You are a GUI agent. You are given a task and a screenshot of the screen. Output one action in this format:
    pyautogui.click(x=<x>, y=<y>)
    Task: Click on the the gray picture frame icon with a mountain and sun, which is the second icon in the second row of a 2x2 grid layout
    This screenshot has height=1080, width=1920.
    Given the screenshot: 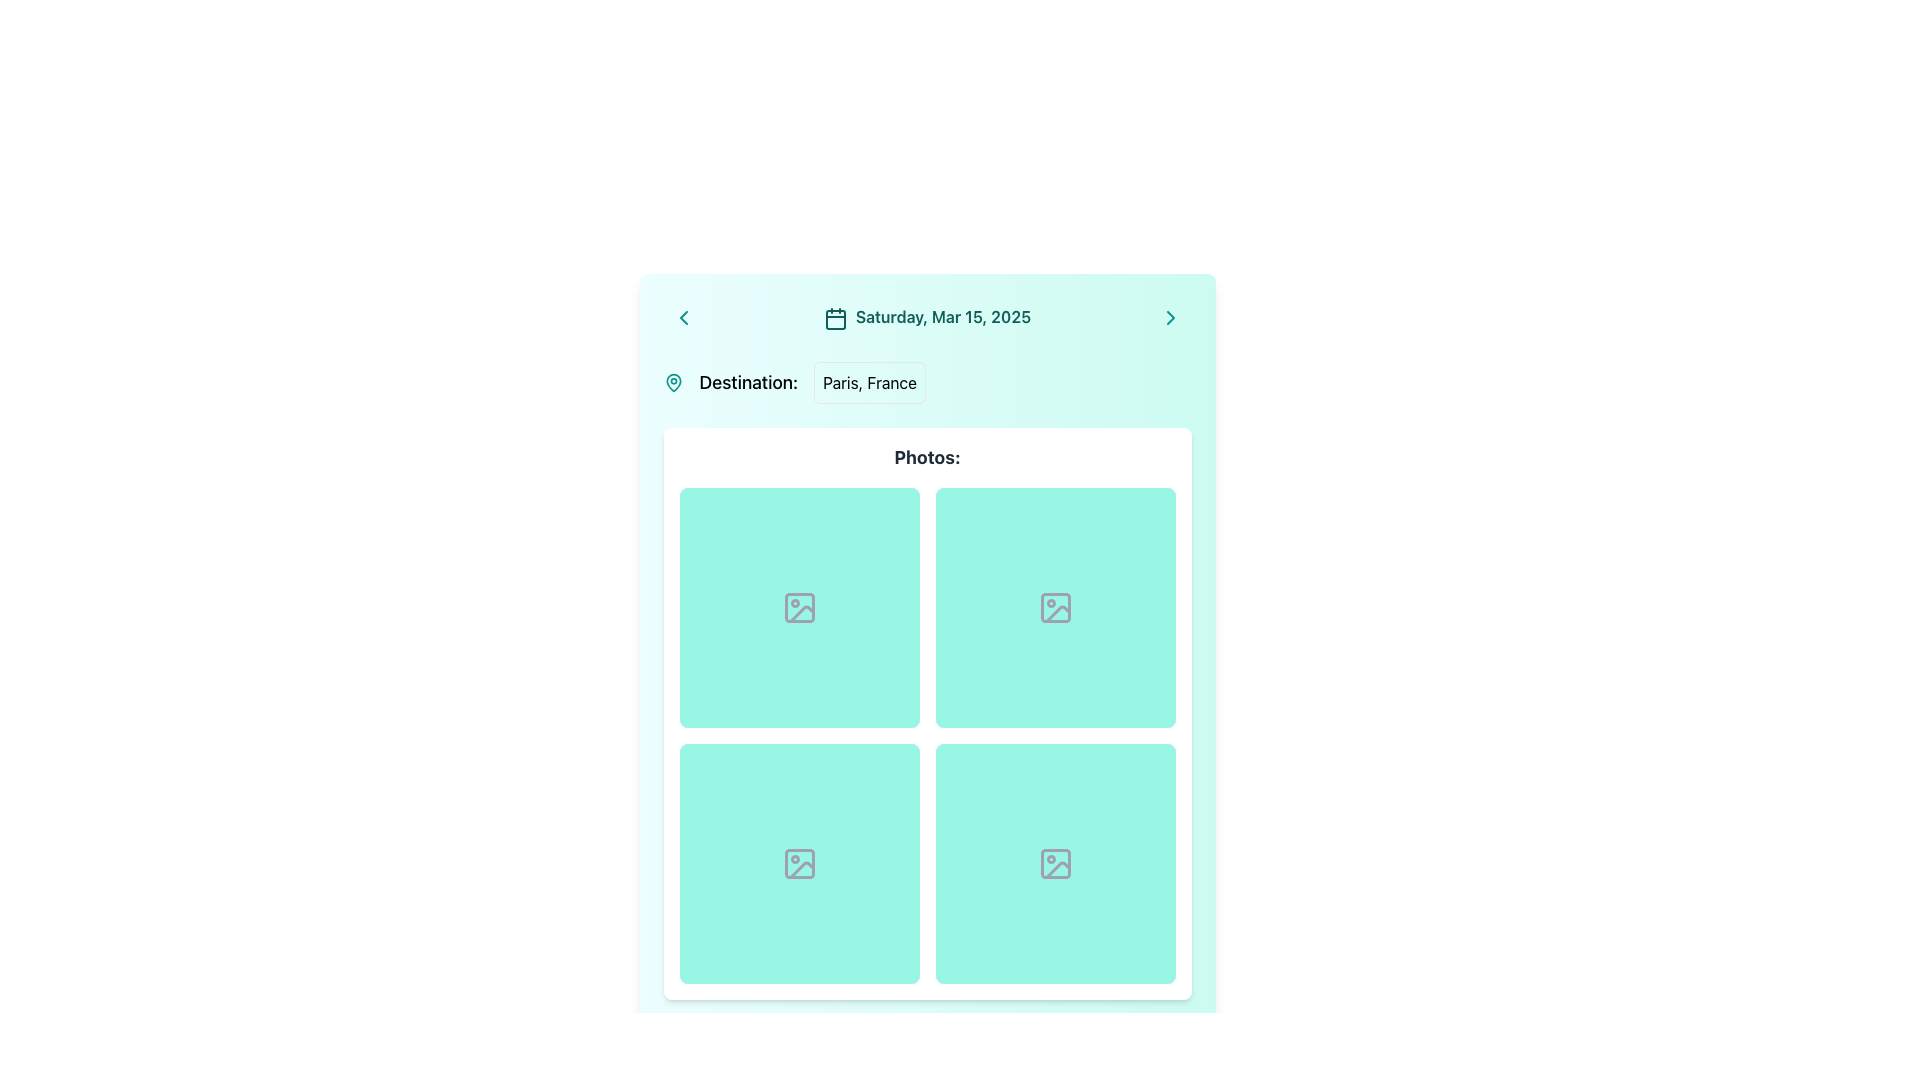 What is the action you would take?
    pyautogui.click(x=798, y=863)
    